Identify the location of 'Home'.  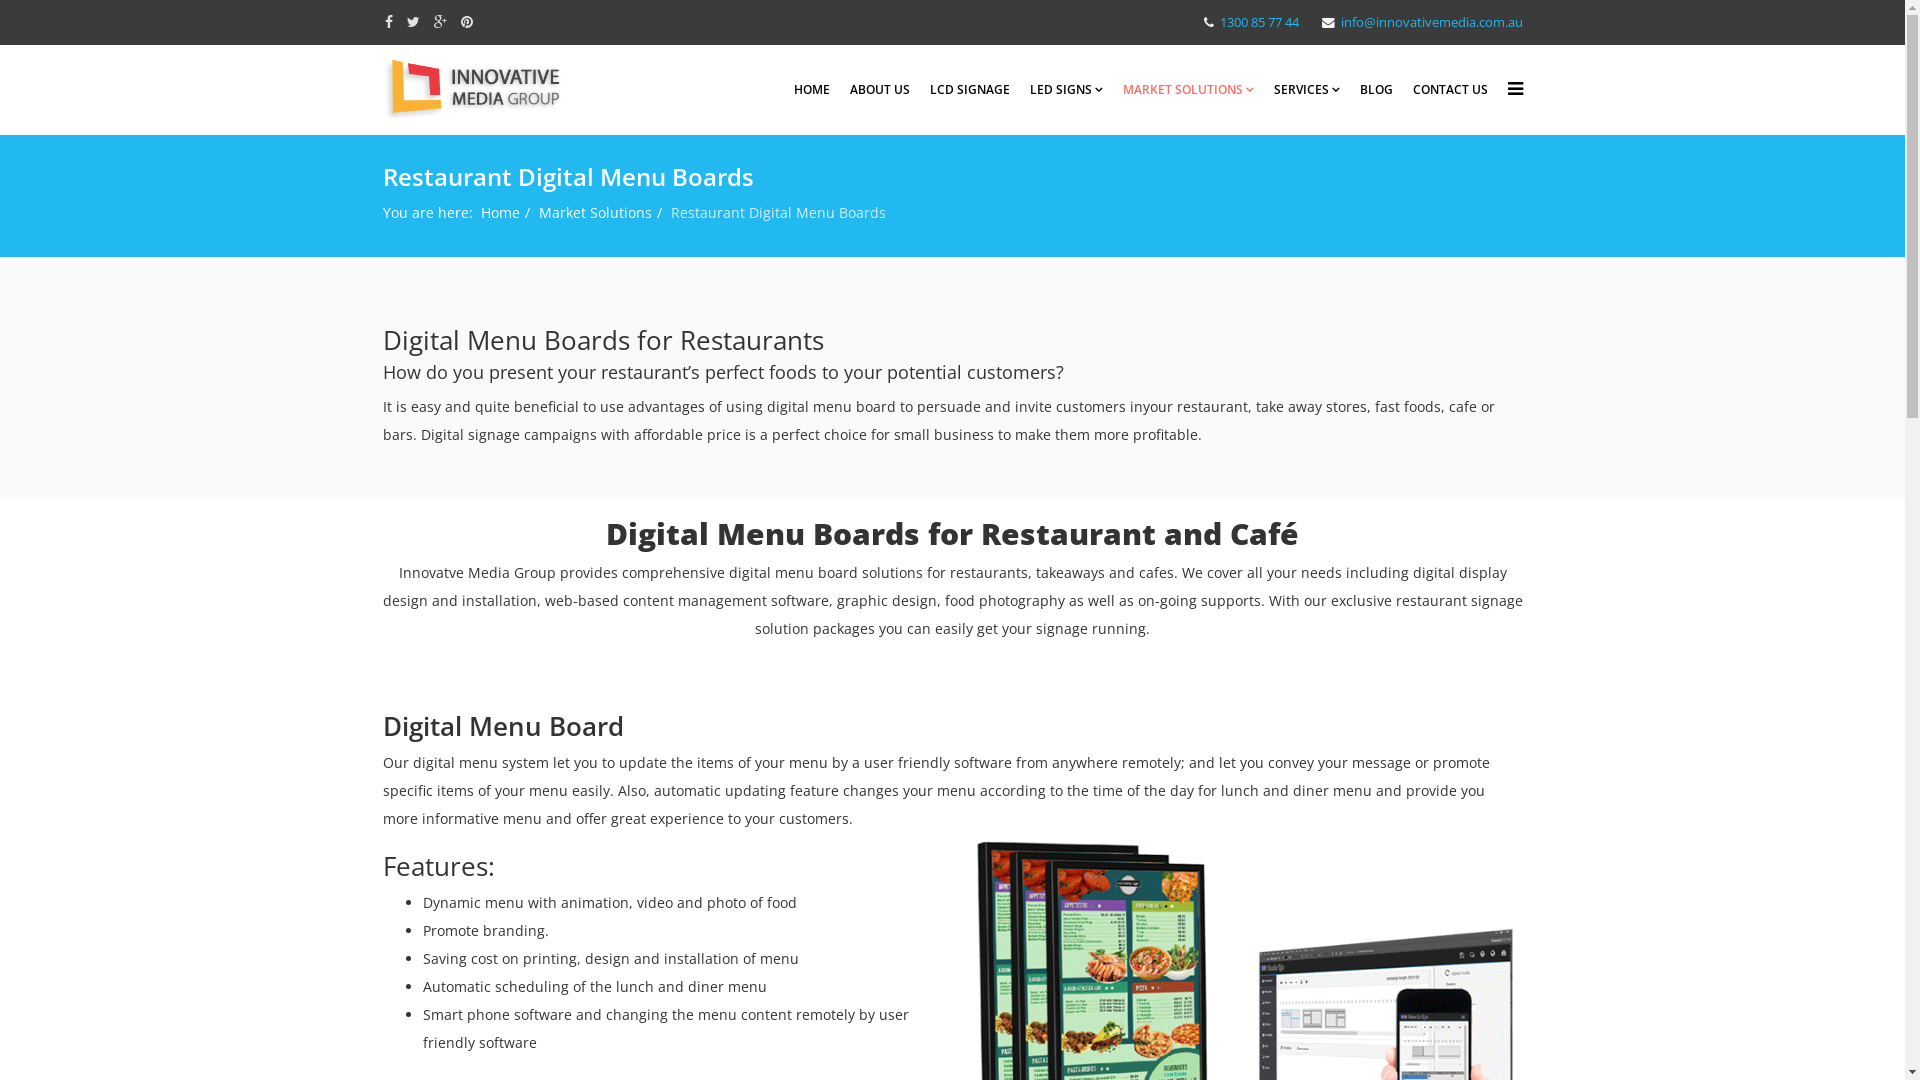
(499, 212).